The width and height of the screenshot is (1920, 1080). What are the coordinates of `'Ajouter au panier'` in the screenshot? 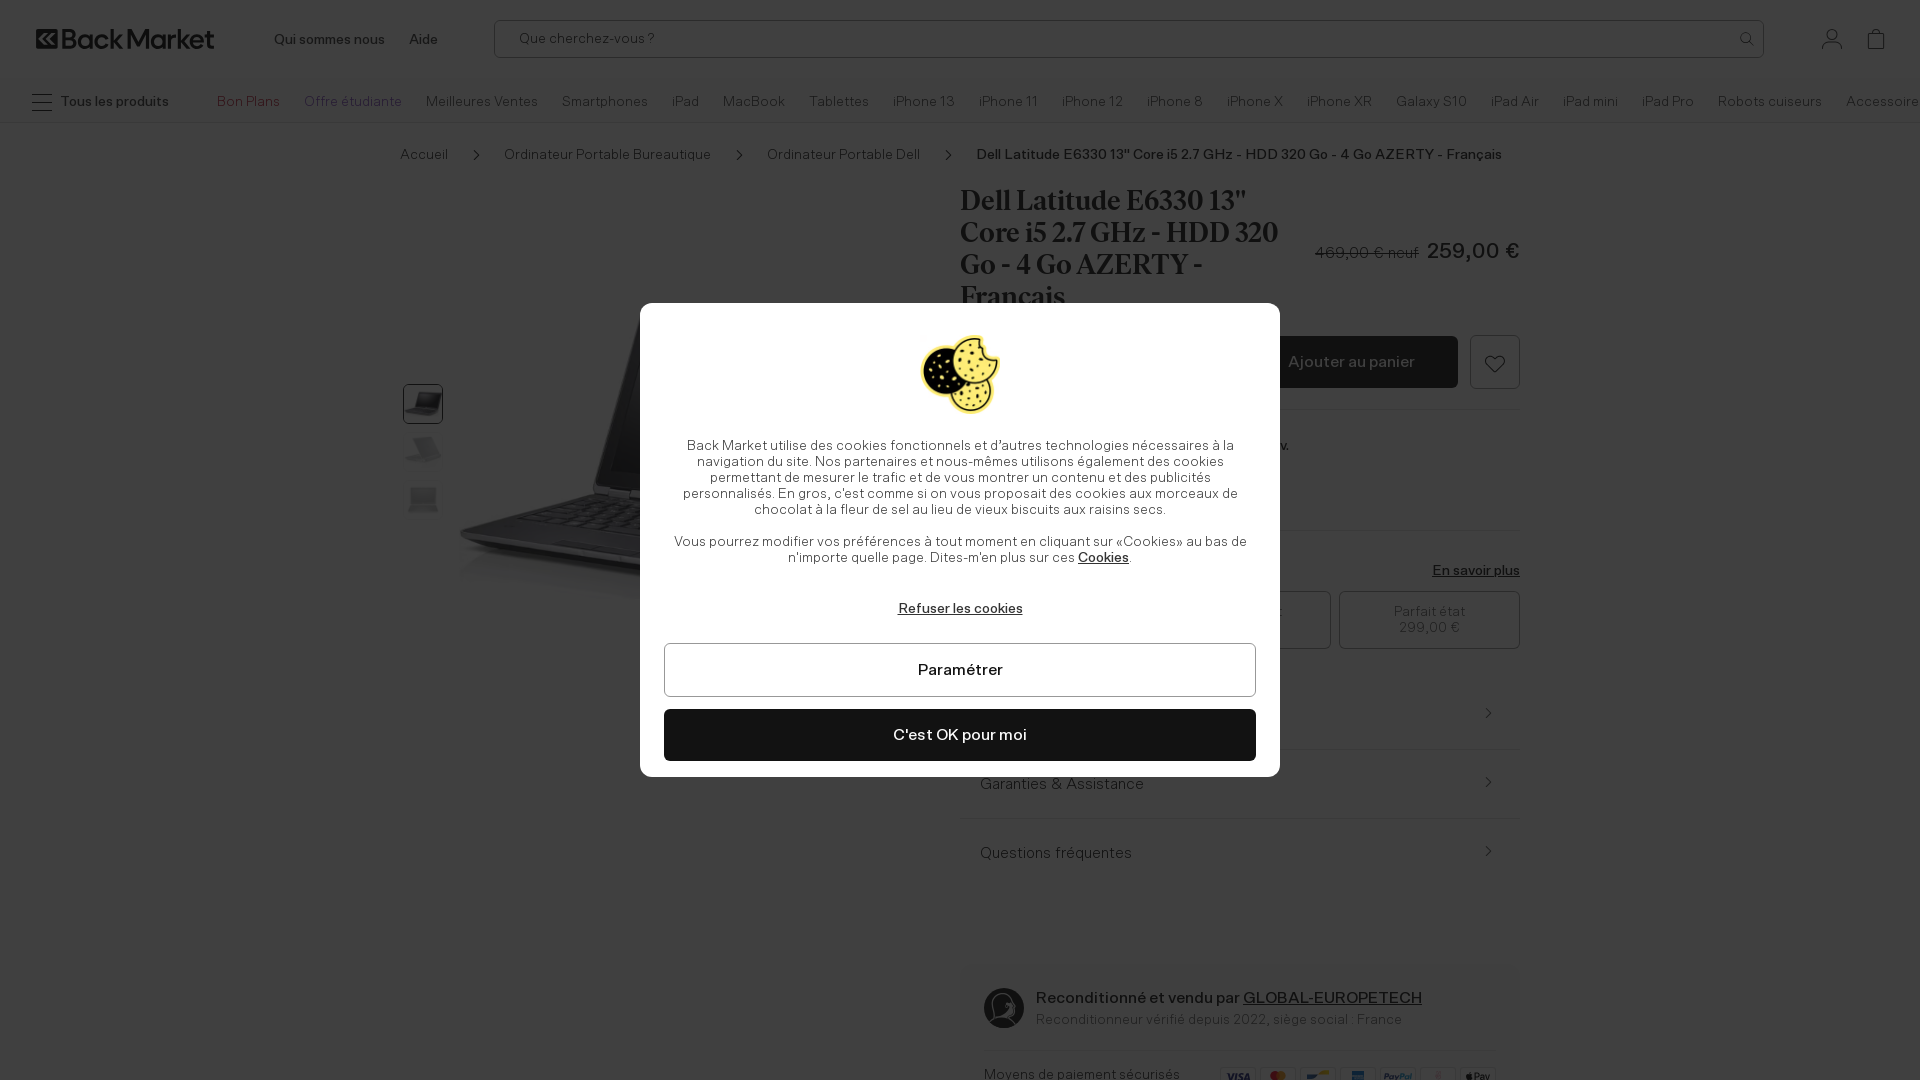 It's located at (1350, 362).